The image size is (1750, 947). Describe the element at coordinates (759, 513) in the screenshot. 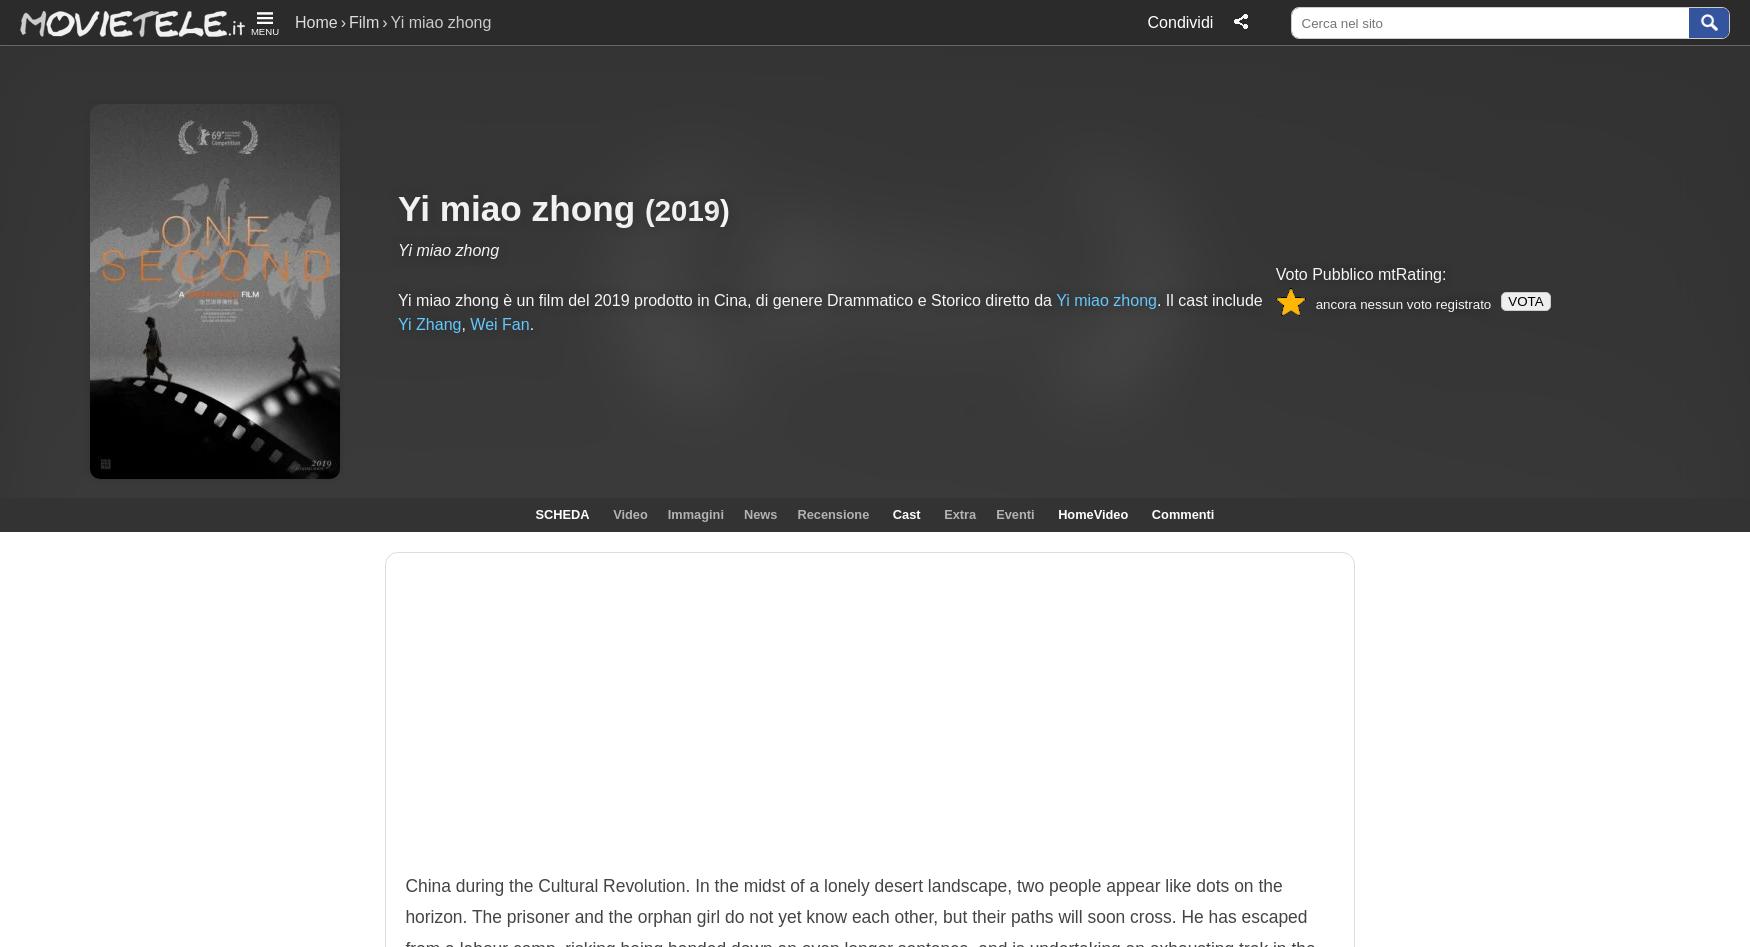

I see `'News'` at that location.